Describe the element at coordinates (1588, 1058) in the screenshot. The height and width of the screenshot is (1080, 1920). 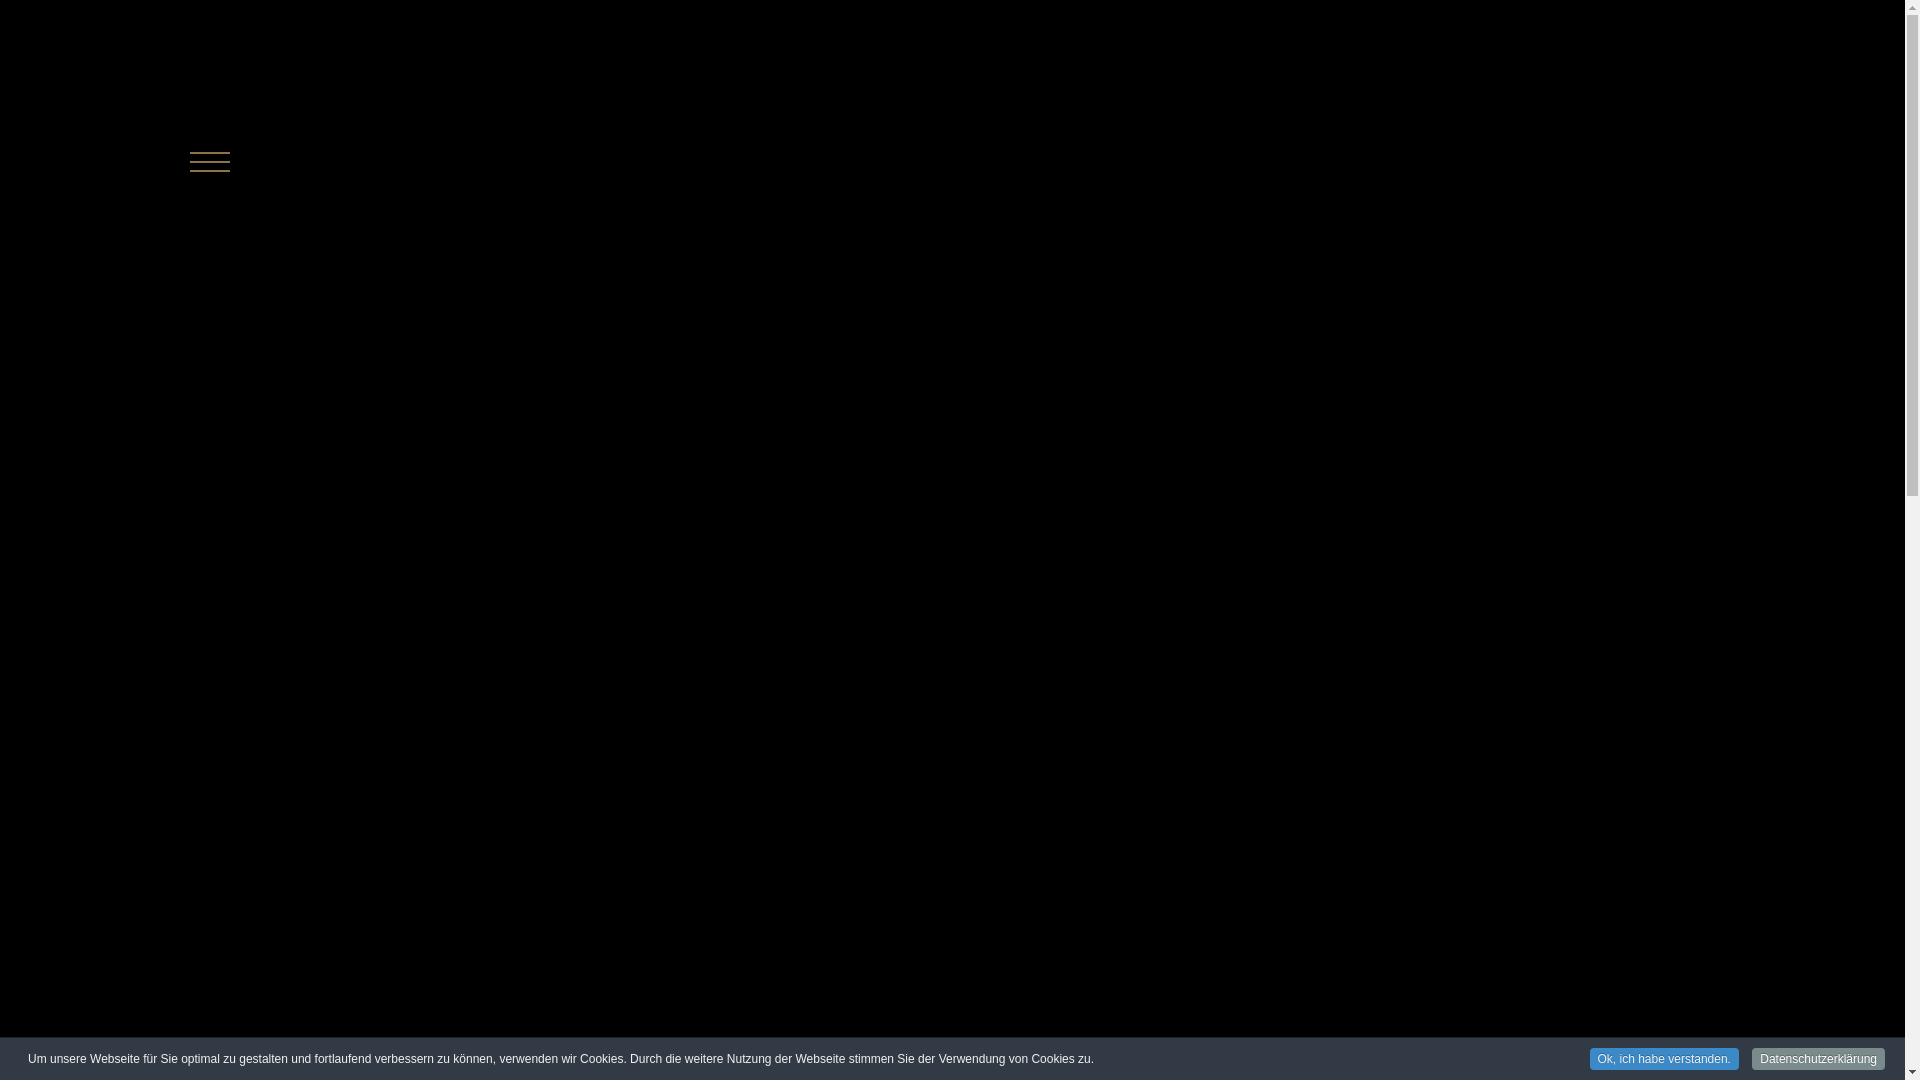
I see `'Ok, ich habe verstanden.'` at that location.